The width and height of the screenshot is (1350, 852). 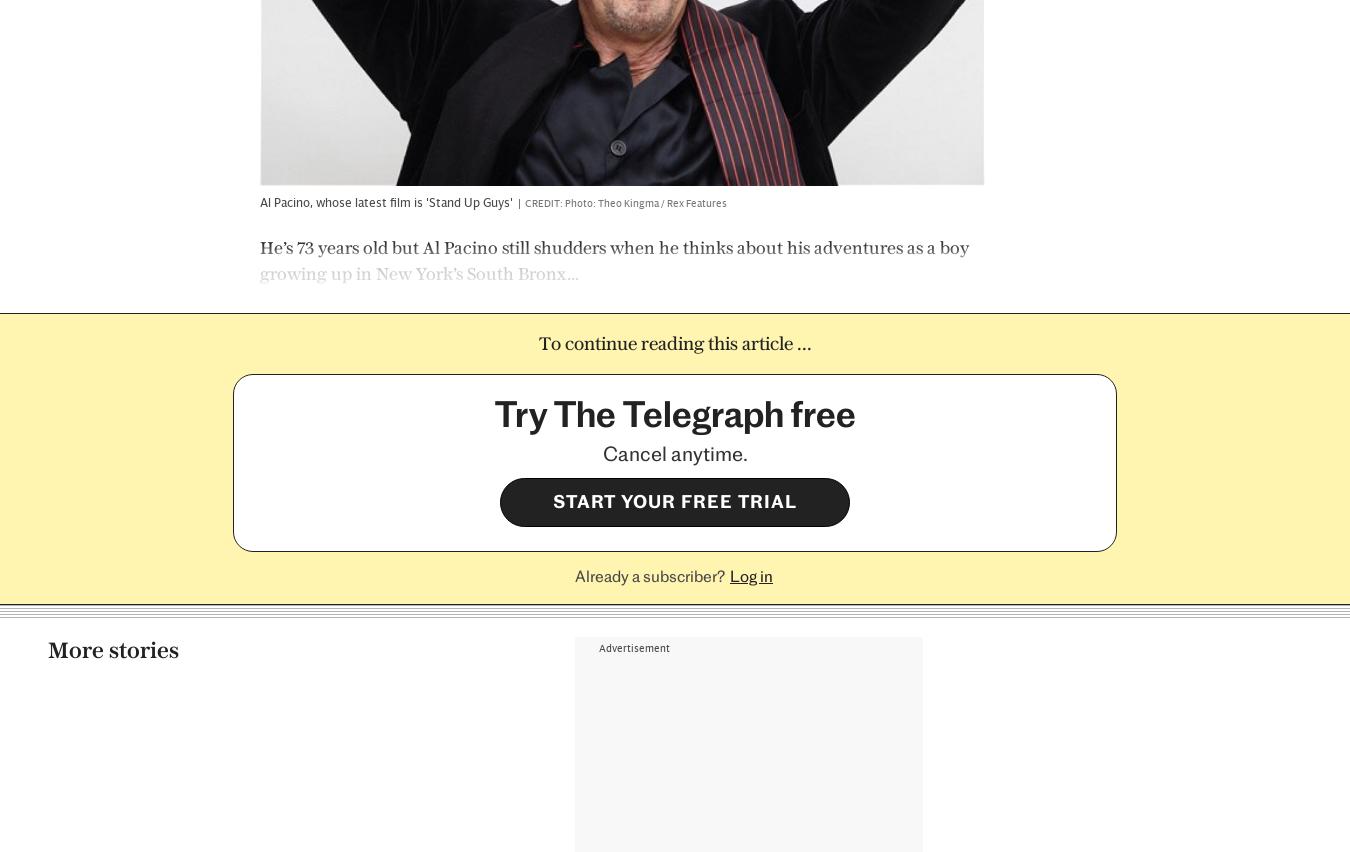 I want to click on 'Advertisement', so click(x=633, y=92).